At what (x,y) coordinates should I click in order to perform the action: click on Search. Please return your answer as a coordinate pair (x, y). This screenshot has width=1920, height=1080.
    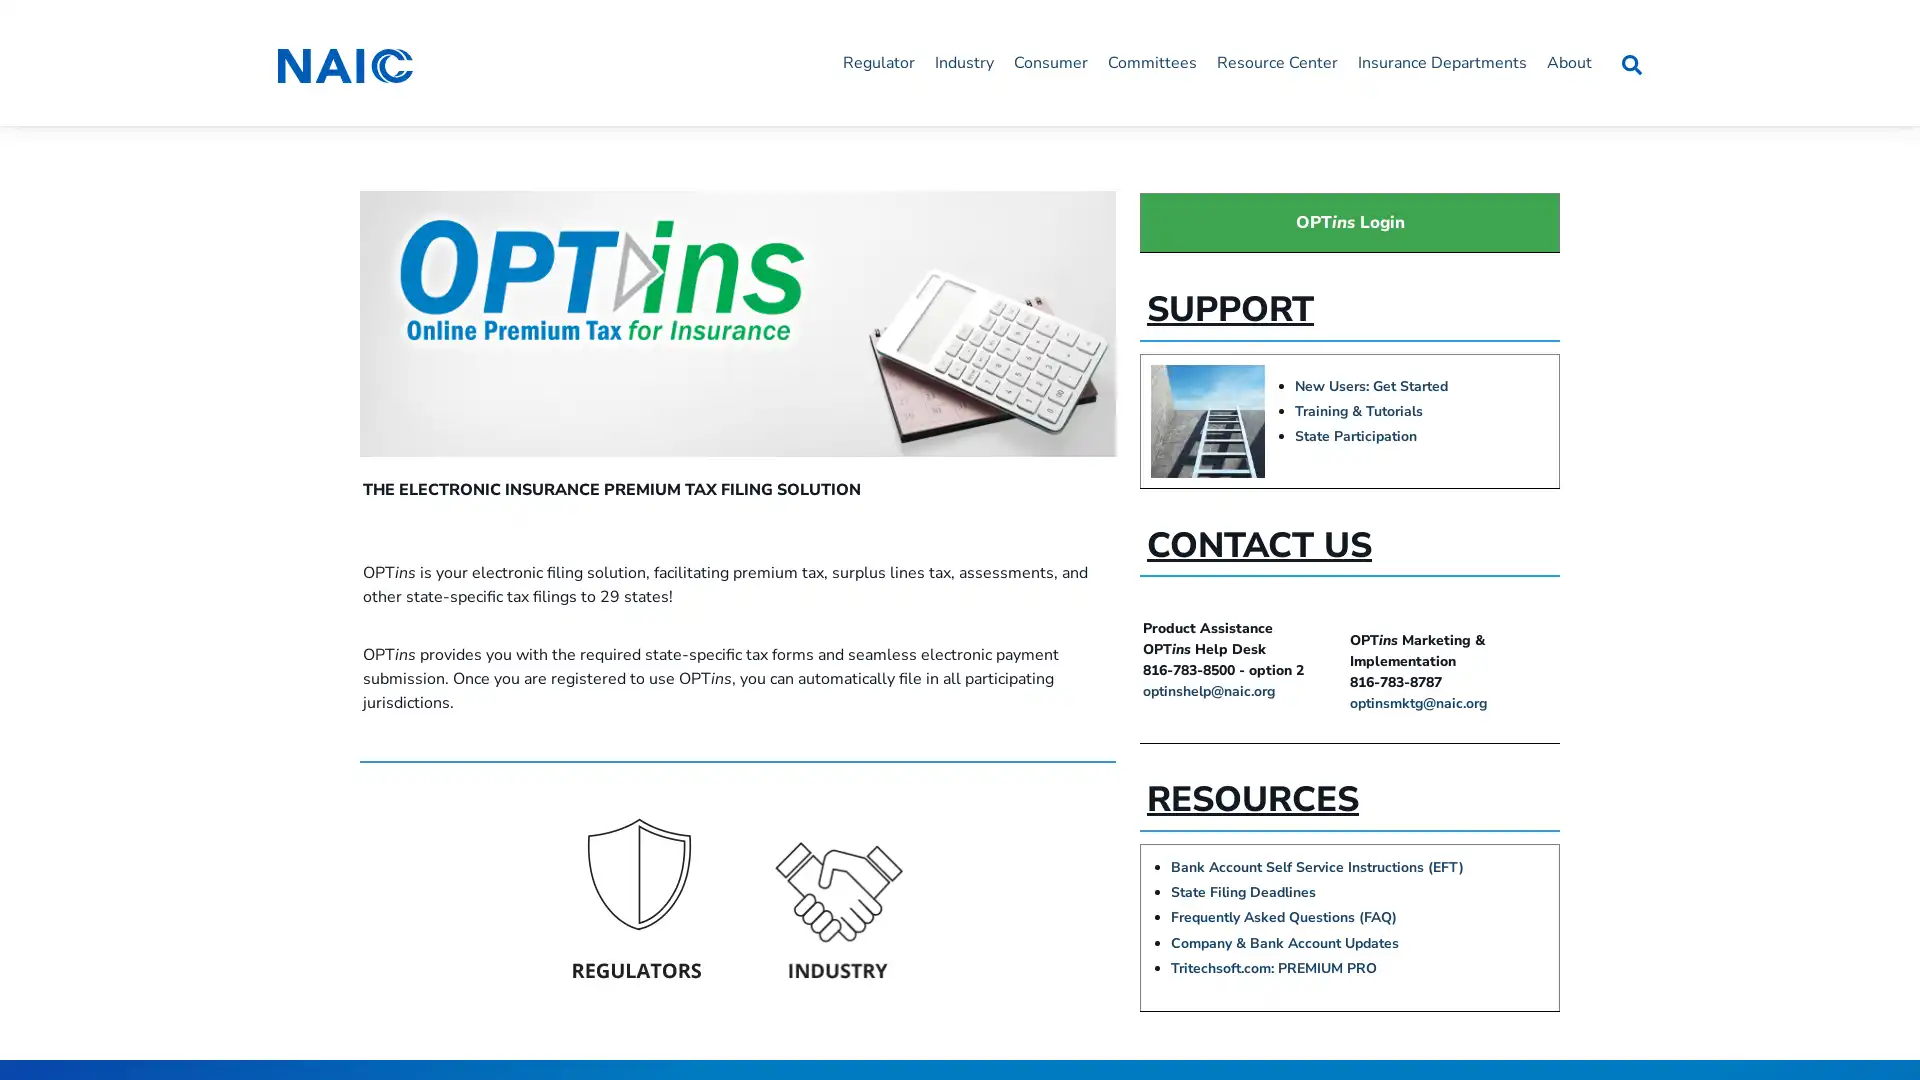
    Looking at the image, I should click on (1632, 64).